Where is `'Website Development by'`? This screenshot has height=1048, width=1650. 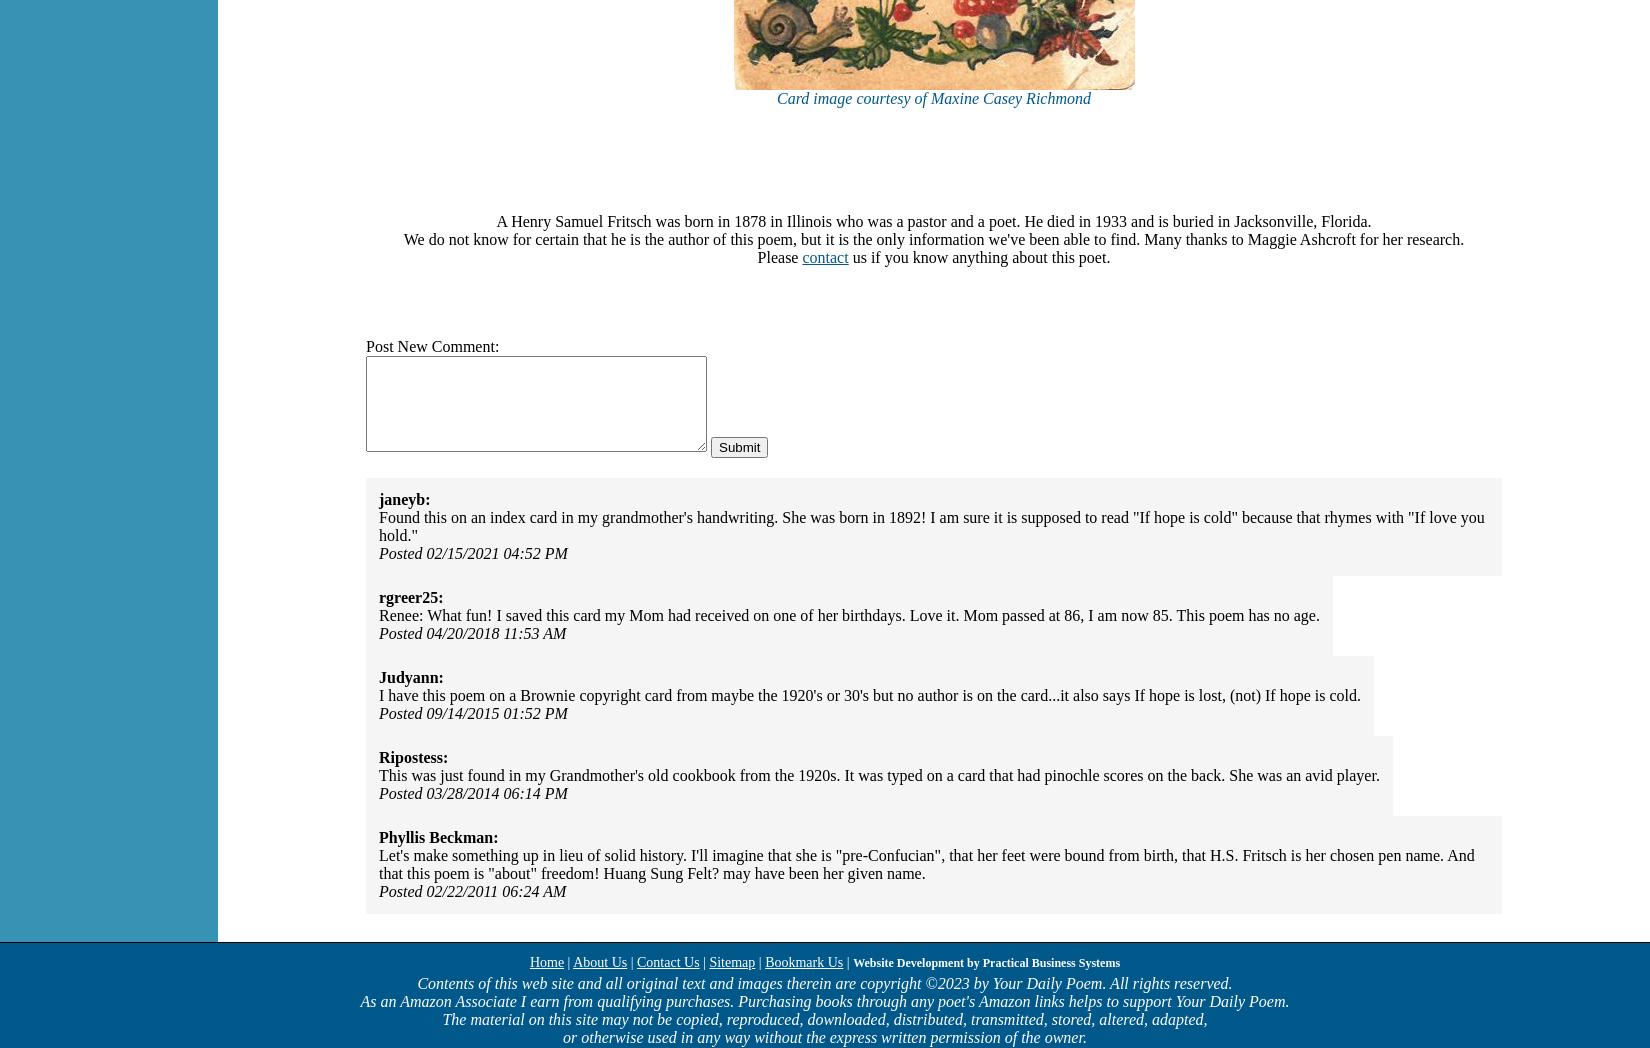
'Website Development by' is located at coordinates (917, 962).